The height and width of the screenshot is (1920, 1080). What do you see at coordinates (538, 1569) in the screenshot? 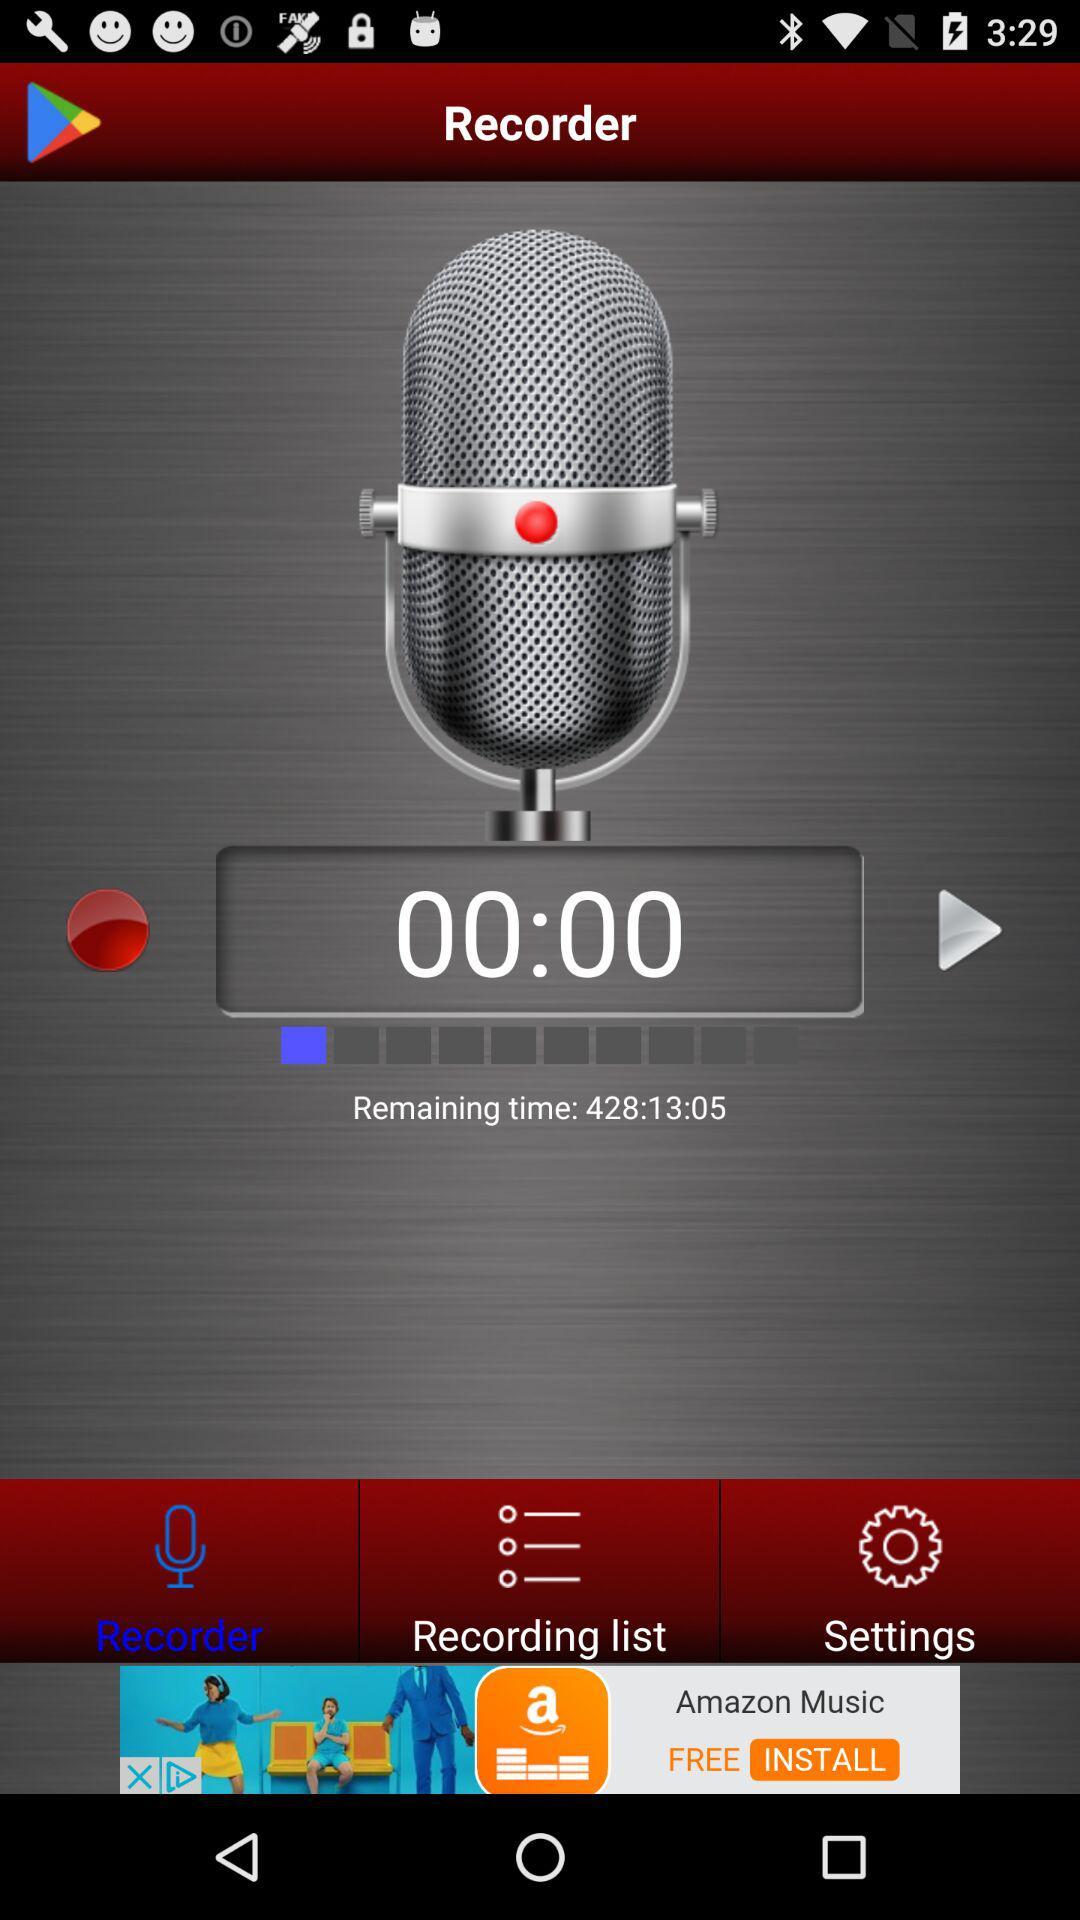
I see `recording list option` at bounding box center [538, 1569].